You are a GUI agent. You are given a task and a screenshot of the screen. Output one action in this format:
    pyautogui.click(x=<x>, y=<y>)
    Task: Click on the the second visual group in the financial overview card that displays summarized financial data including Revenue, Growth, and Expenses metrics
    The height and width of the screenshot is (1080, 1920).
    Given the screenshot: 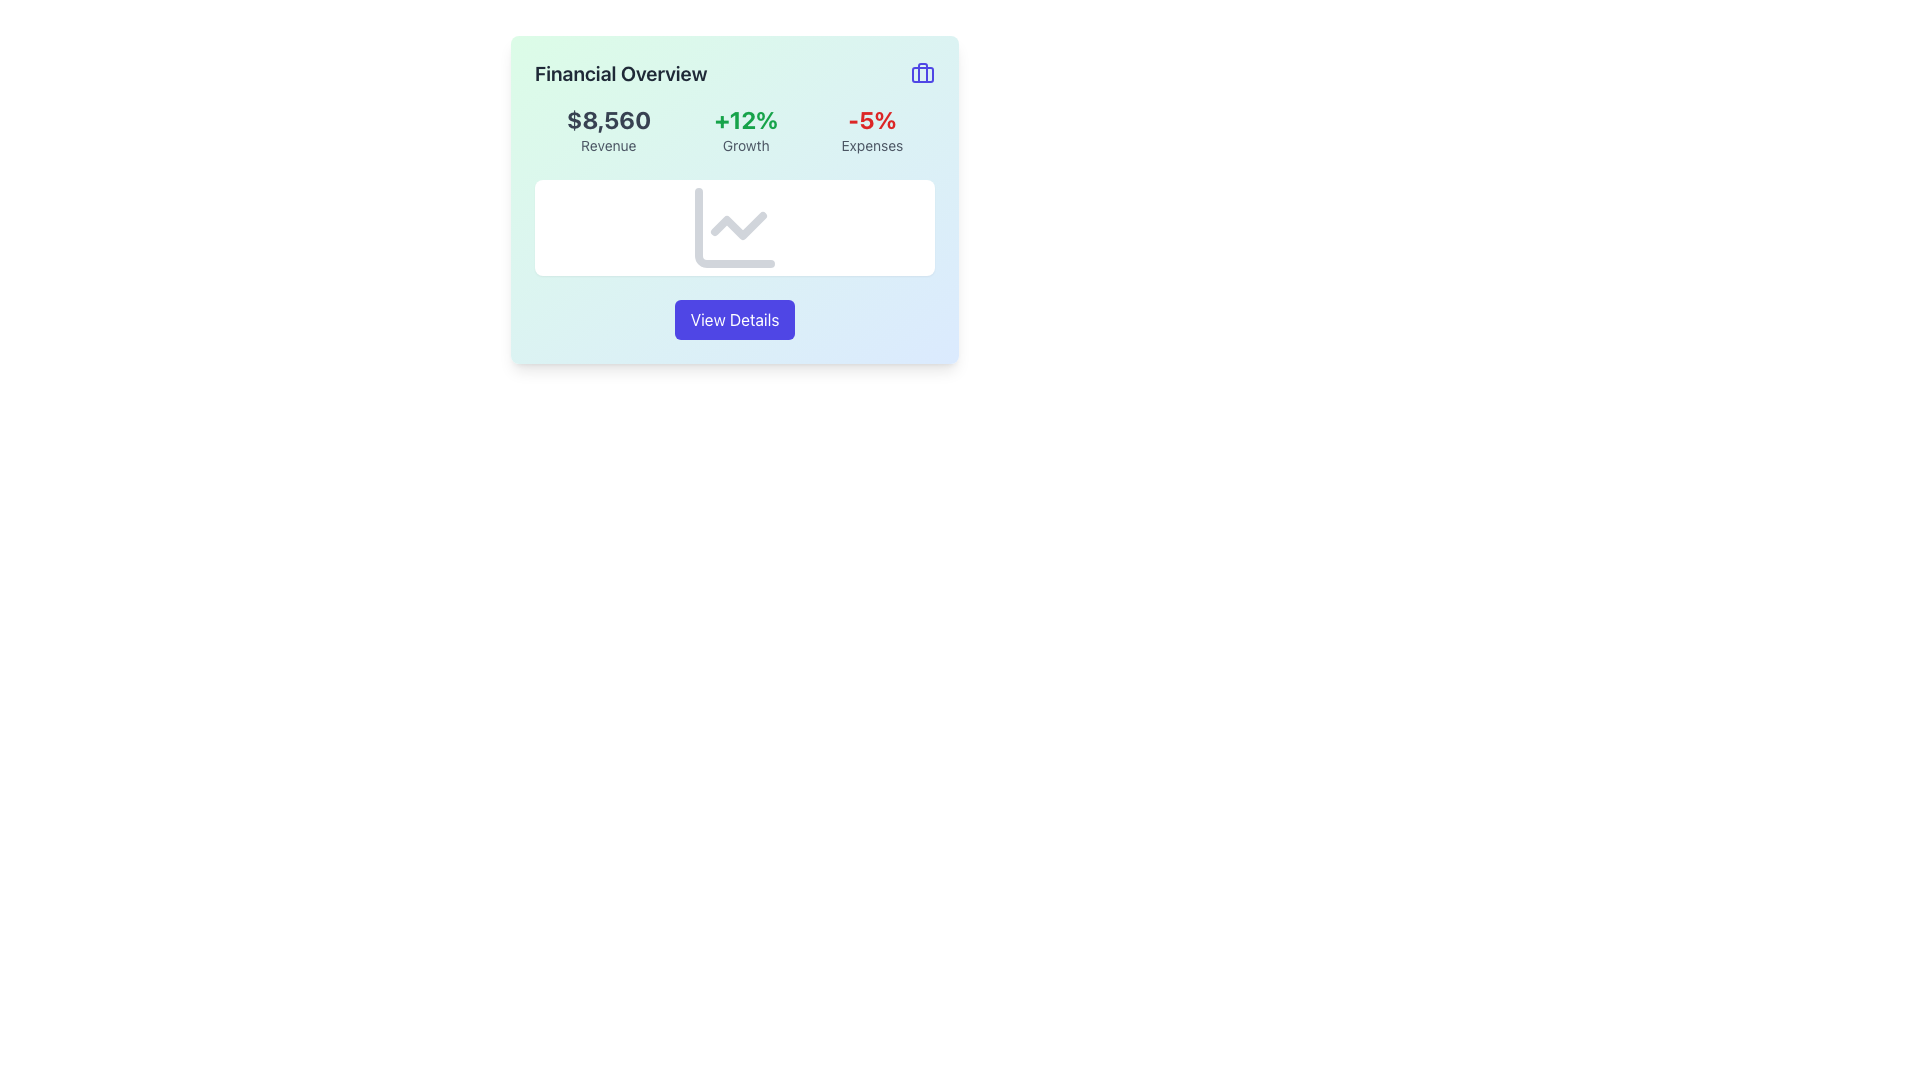 What is the action you would take?
    pyautogui.click(x=733, y=130)
    